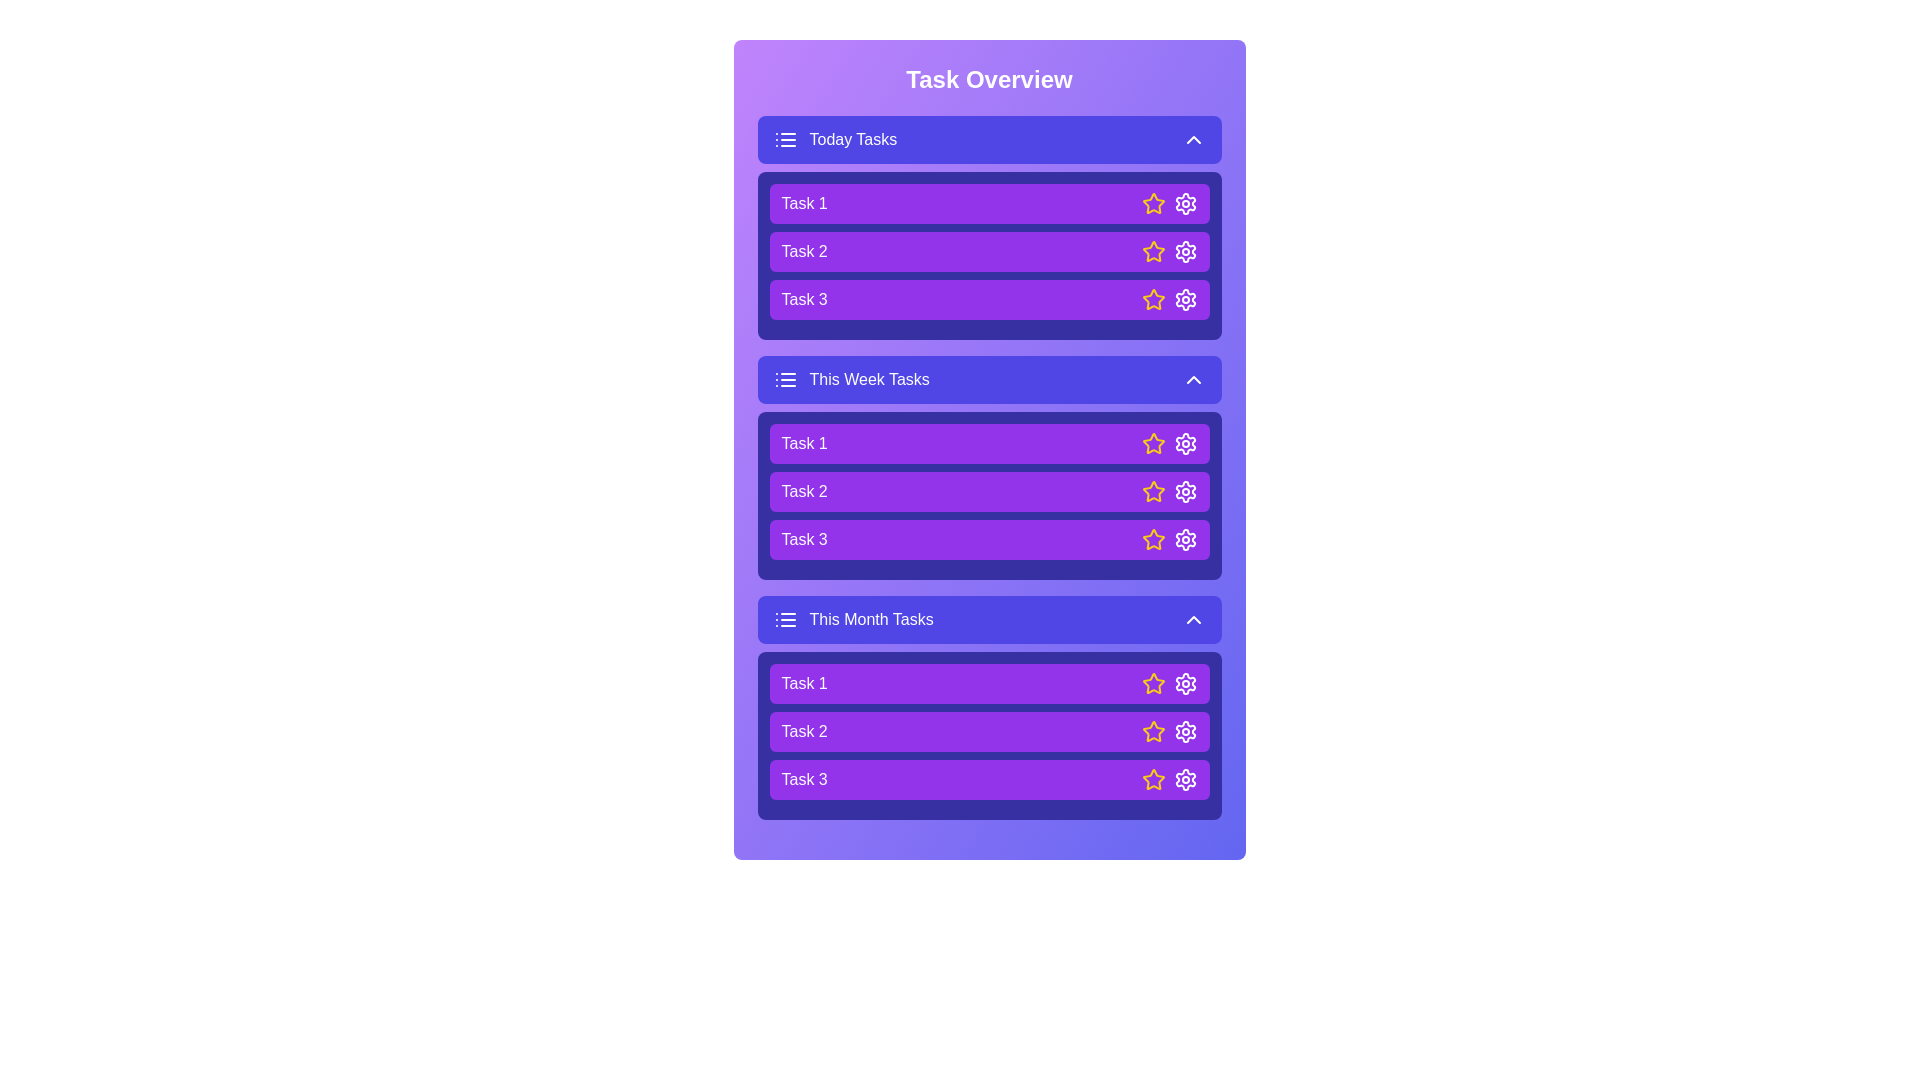 This screenshot has width=1920, height=1080. I want to click on the settings icon of a task to configure it. Specify the task using the parameter Task 3, so click(1185, 300).